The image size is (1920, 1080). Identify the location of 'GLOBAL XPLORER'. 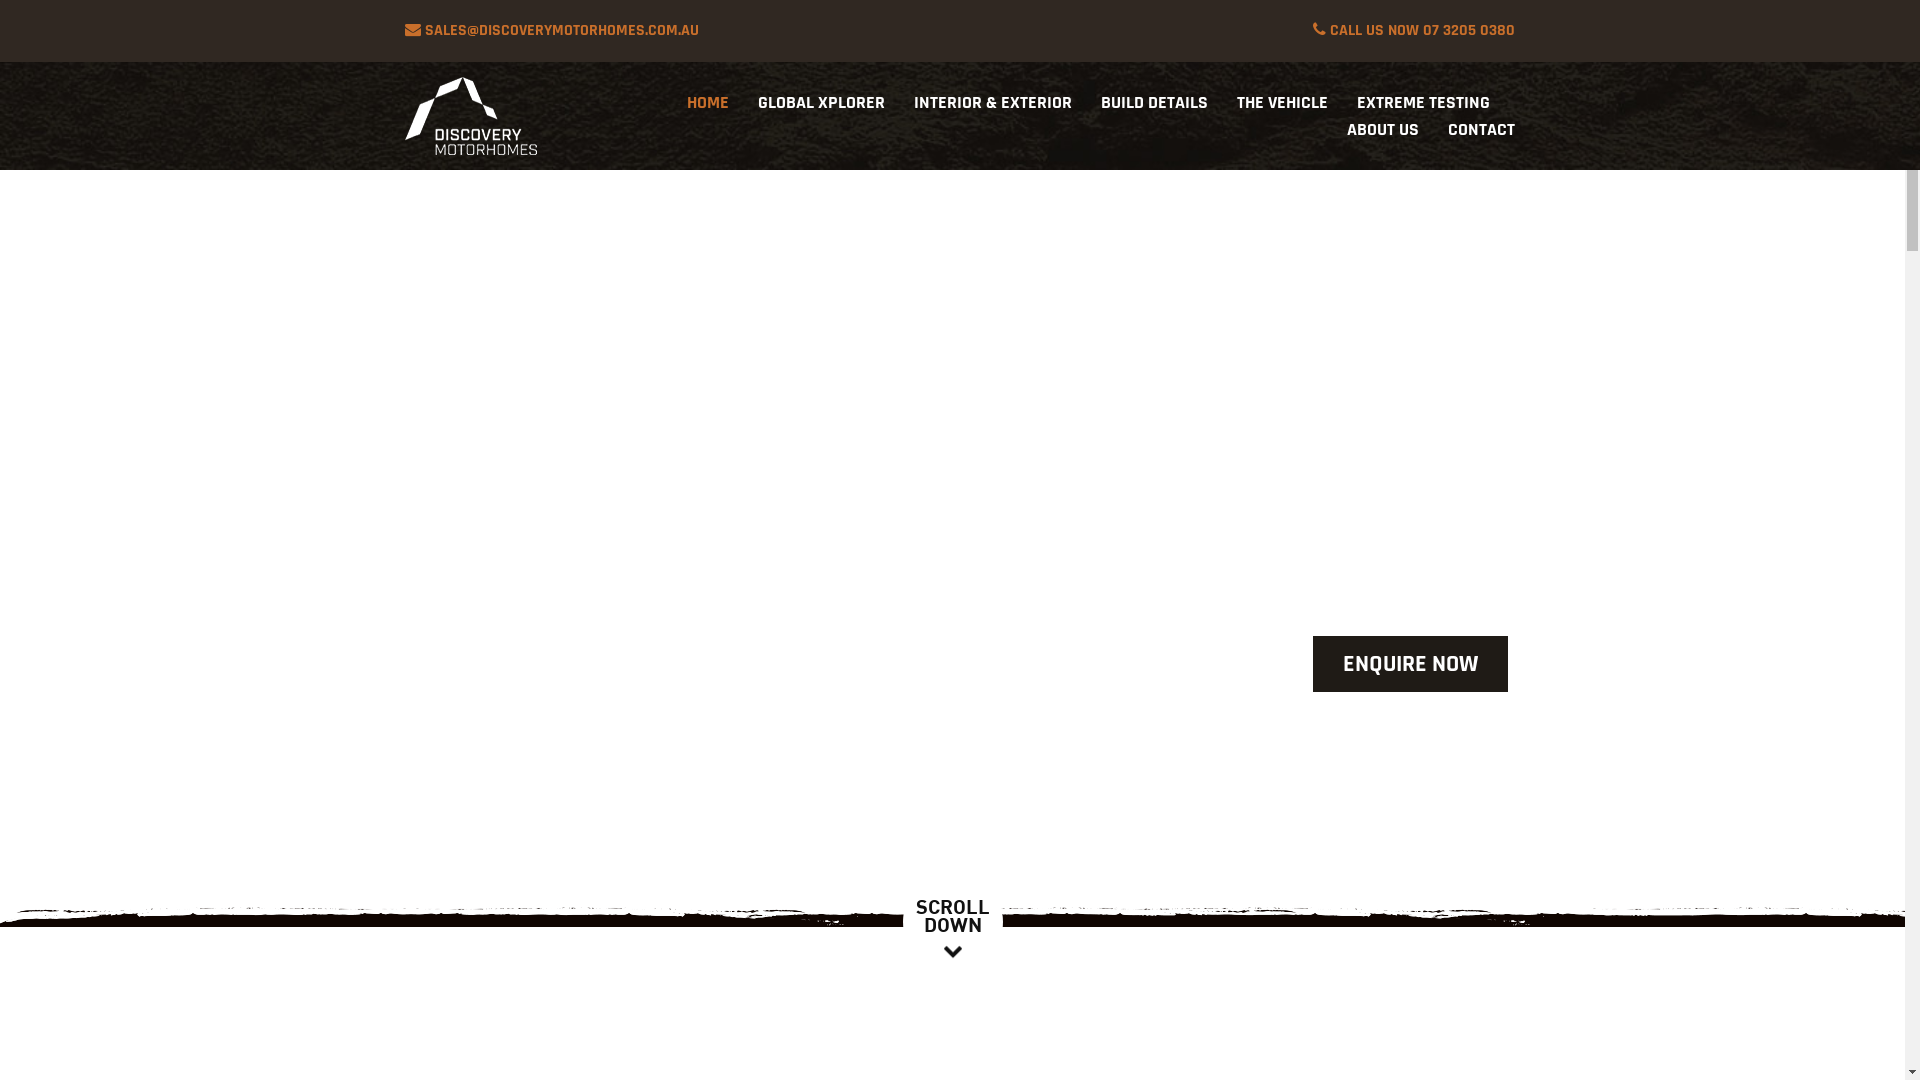
(821, 102).